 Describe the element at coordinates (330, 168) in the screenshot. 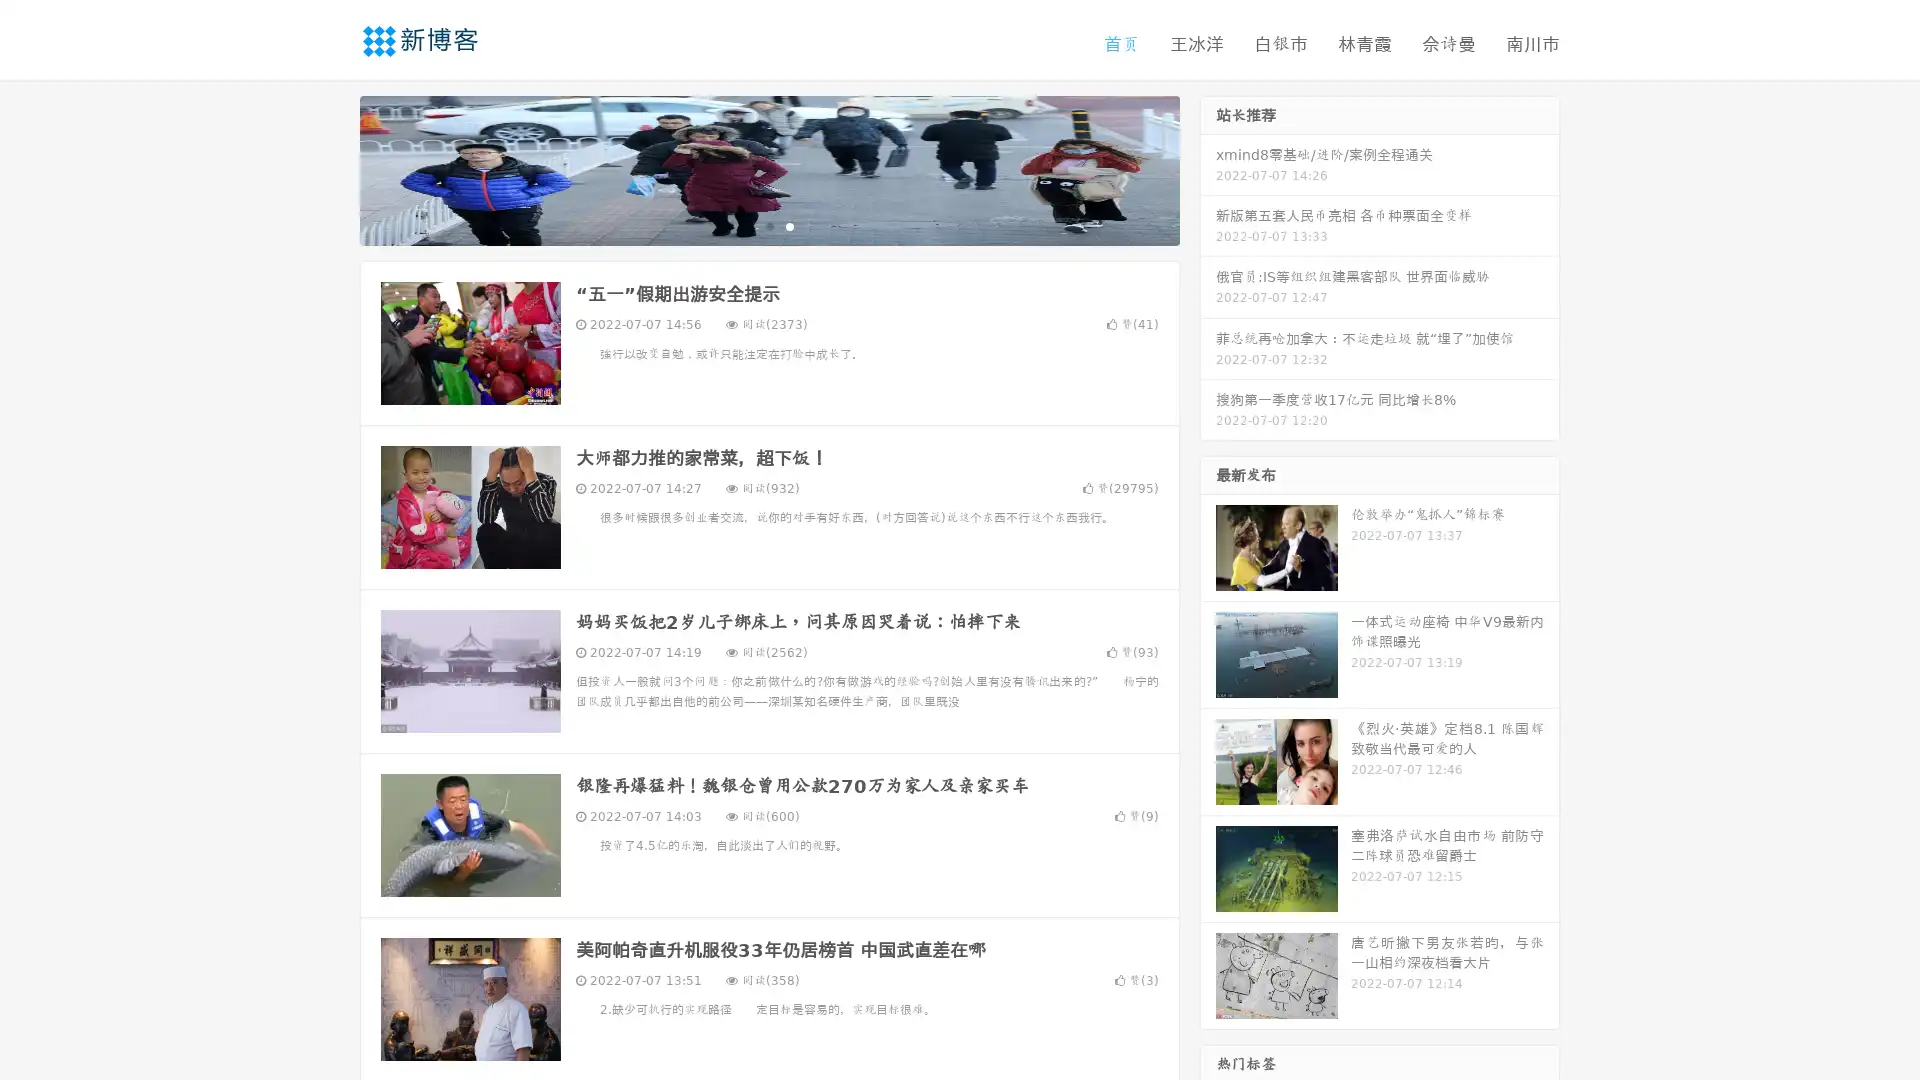

I see `Previous slide` at that location.